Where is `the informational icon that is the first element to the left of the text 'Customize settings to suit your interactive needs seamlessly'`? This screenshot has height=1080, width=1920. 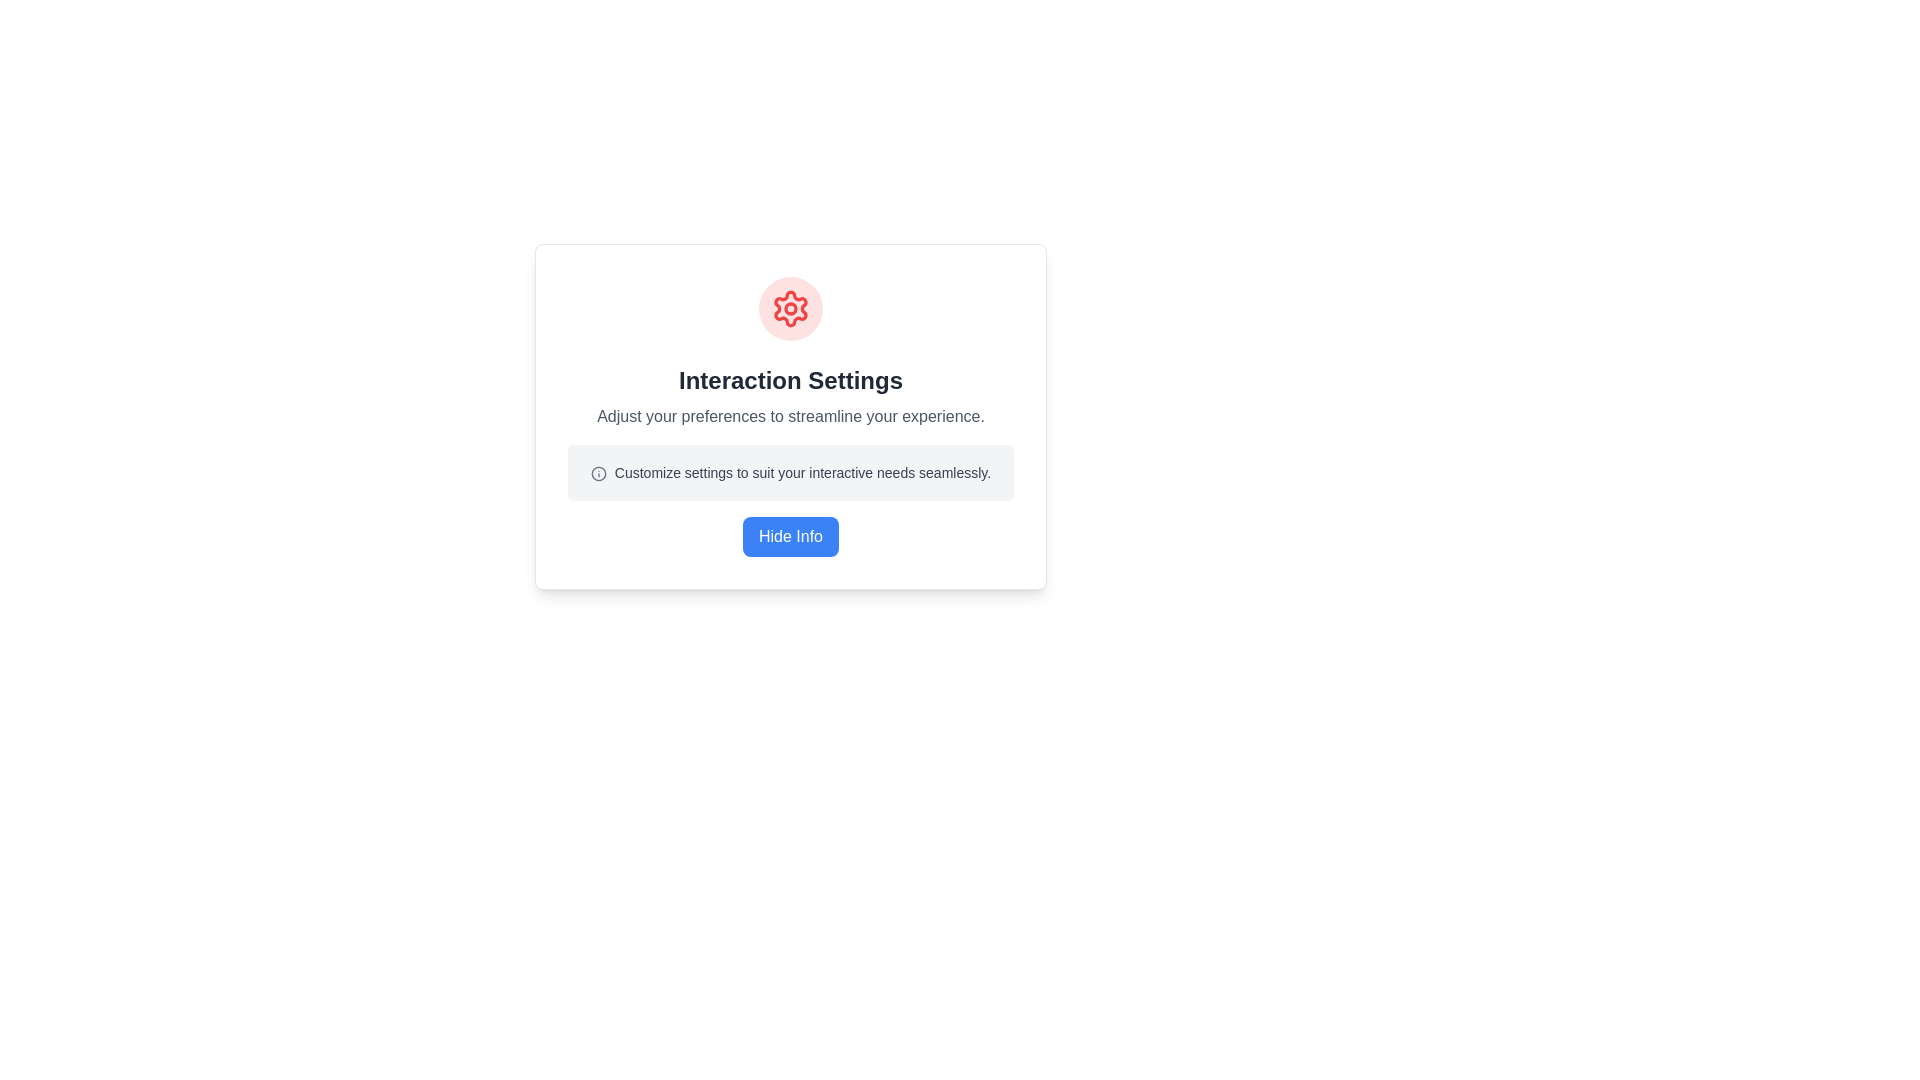
the informational icon that is the first element to the left of the text 'Customize settings to suit your interactive needs seamlessly' is located at coordinates (597, 473).